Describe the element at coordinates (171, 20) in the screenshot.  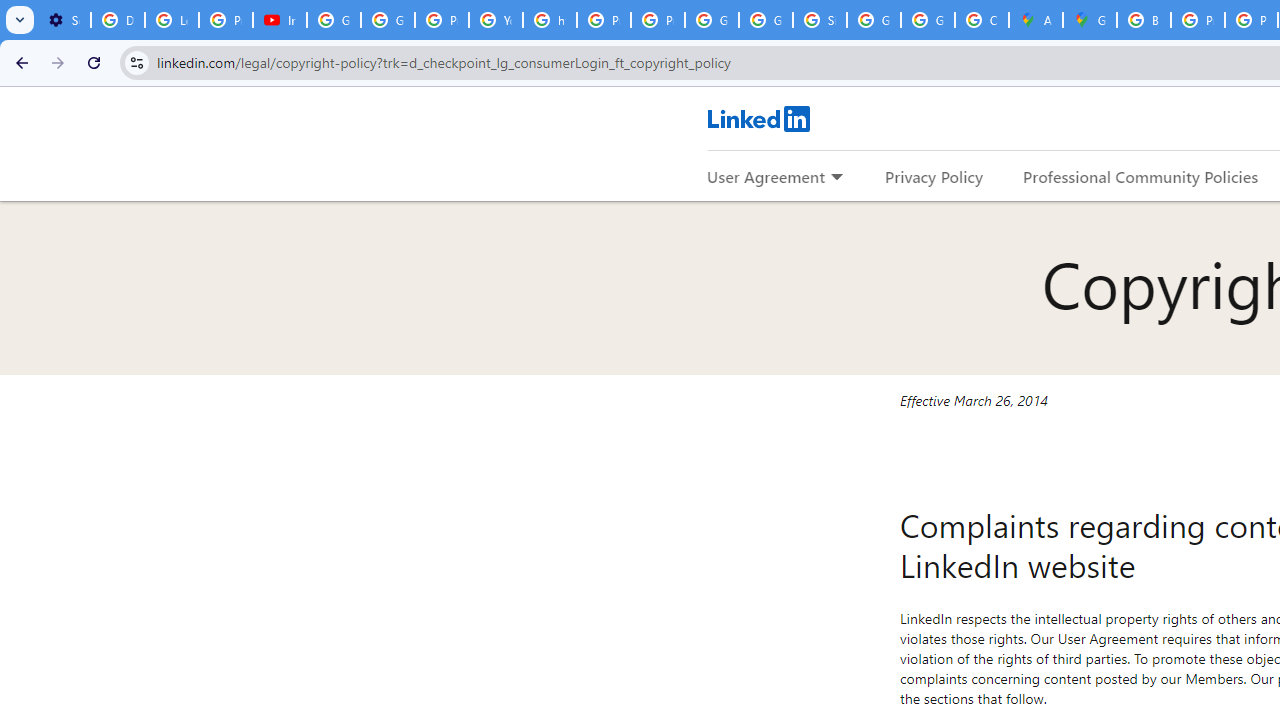
I see `'Learn how to find your photos - Google Photos Help'` at that location.